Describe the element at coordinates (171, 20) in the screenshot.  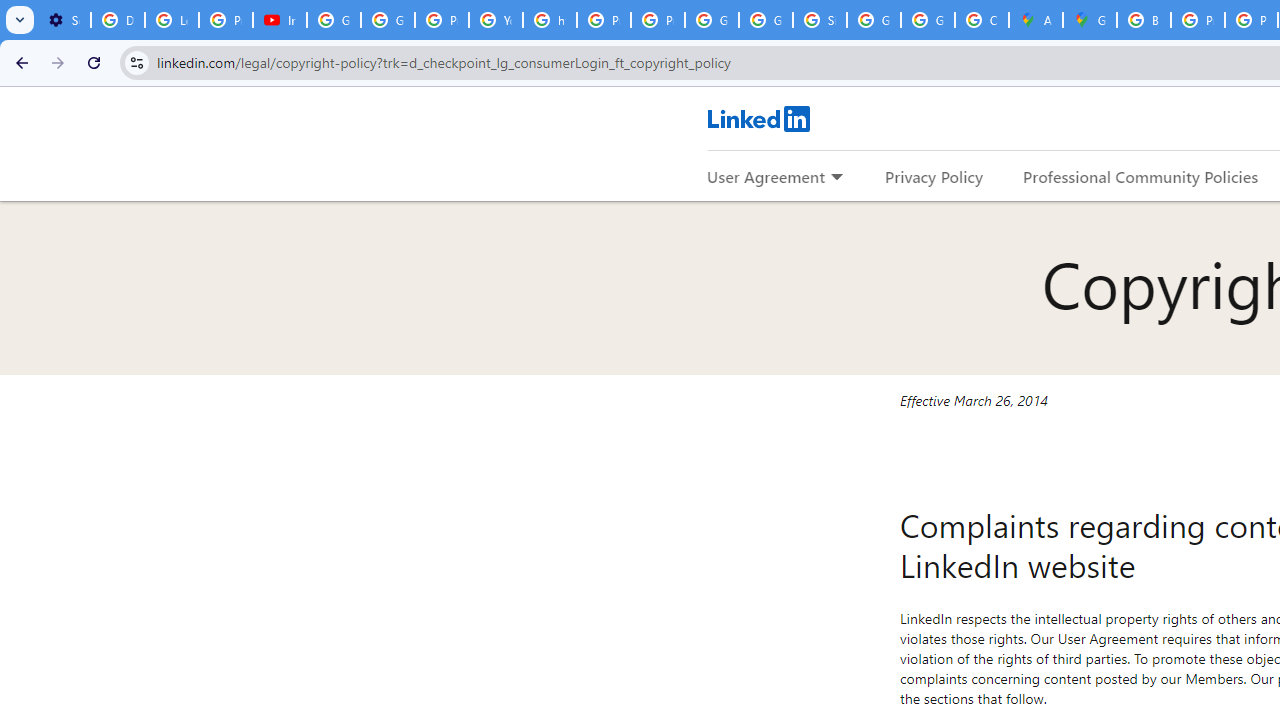
I see `'Learn how to find your photos - Google Photos Help'` at that location.